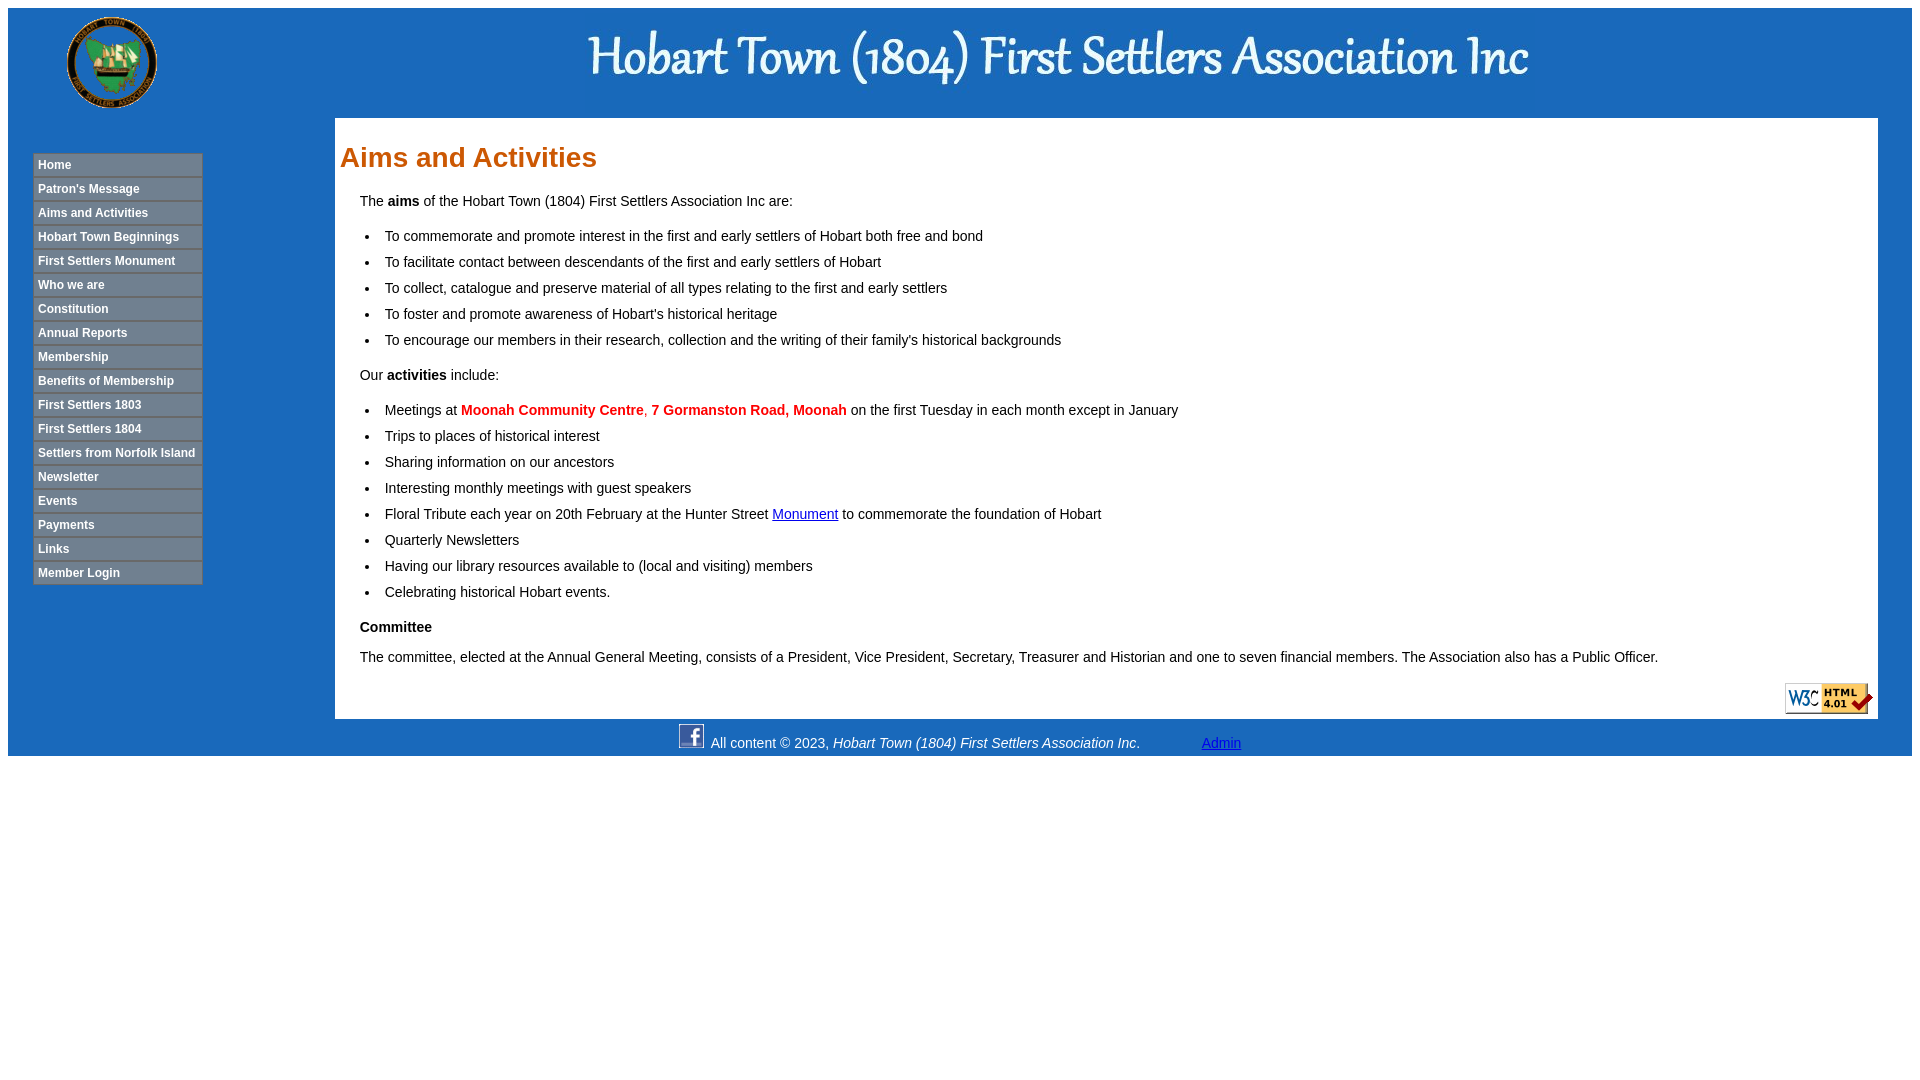 This screenshot has height=1080, width=1920. Describe the element at coordinates (117, 548) in the screenshot. I see `'Links'` at that location.